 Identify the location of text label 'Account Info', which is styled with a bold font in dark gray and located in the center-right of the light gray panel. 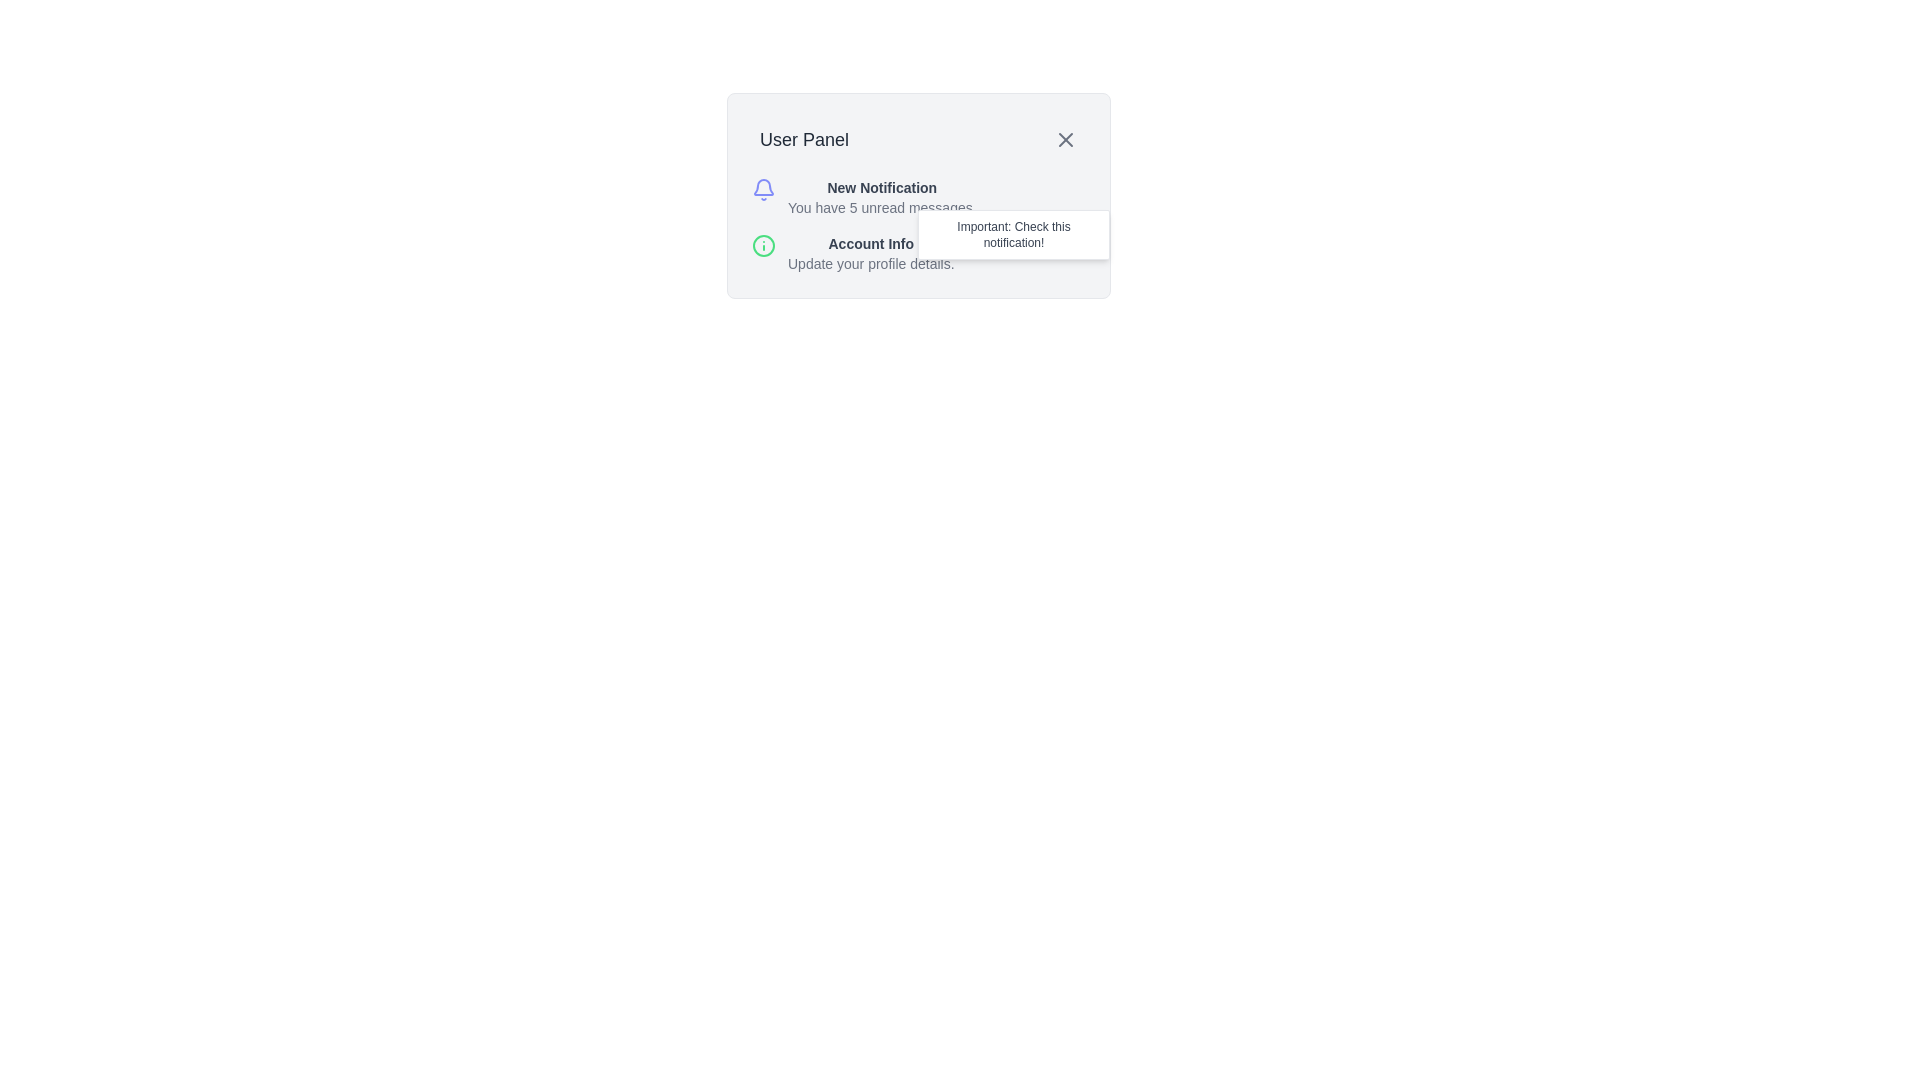
(871, 242).